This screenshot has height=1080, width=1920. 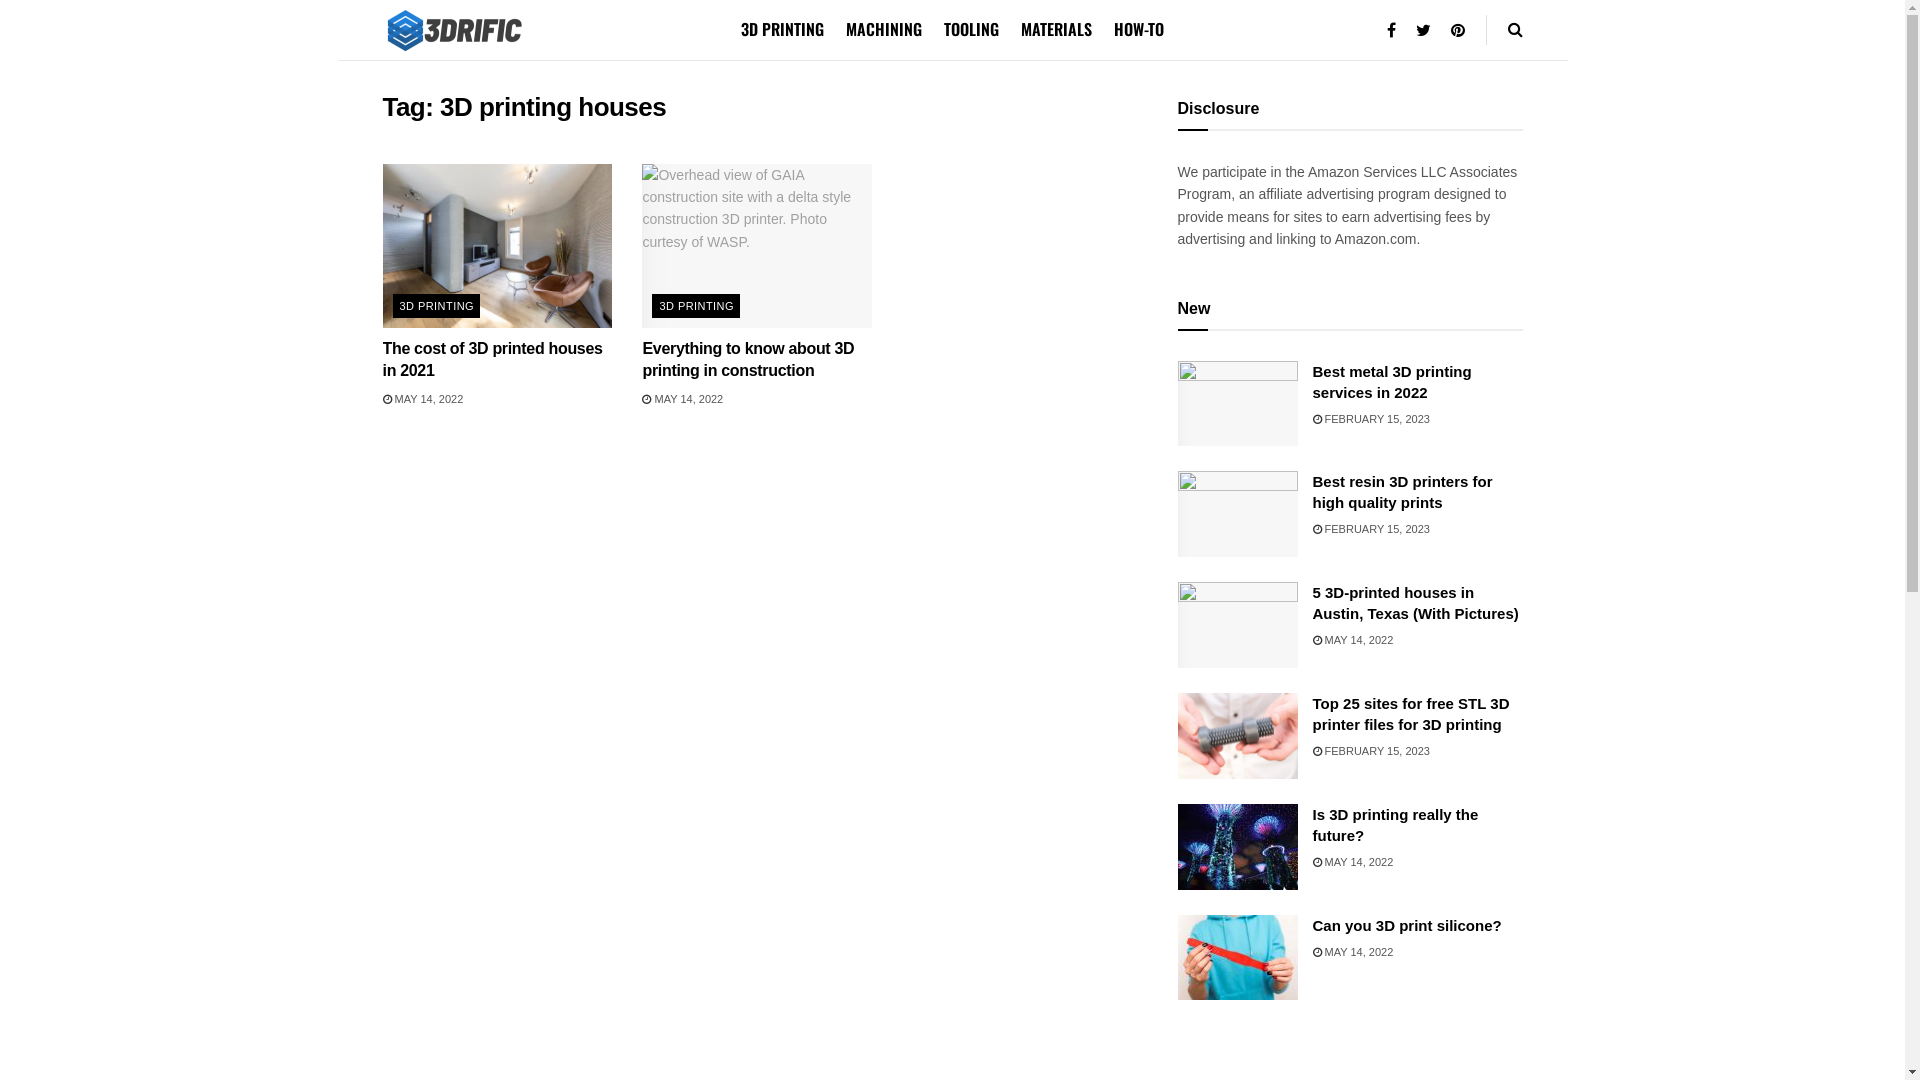 I want to click on 'HOW-TO', so click(x=1138, y=29).